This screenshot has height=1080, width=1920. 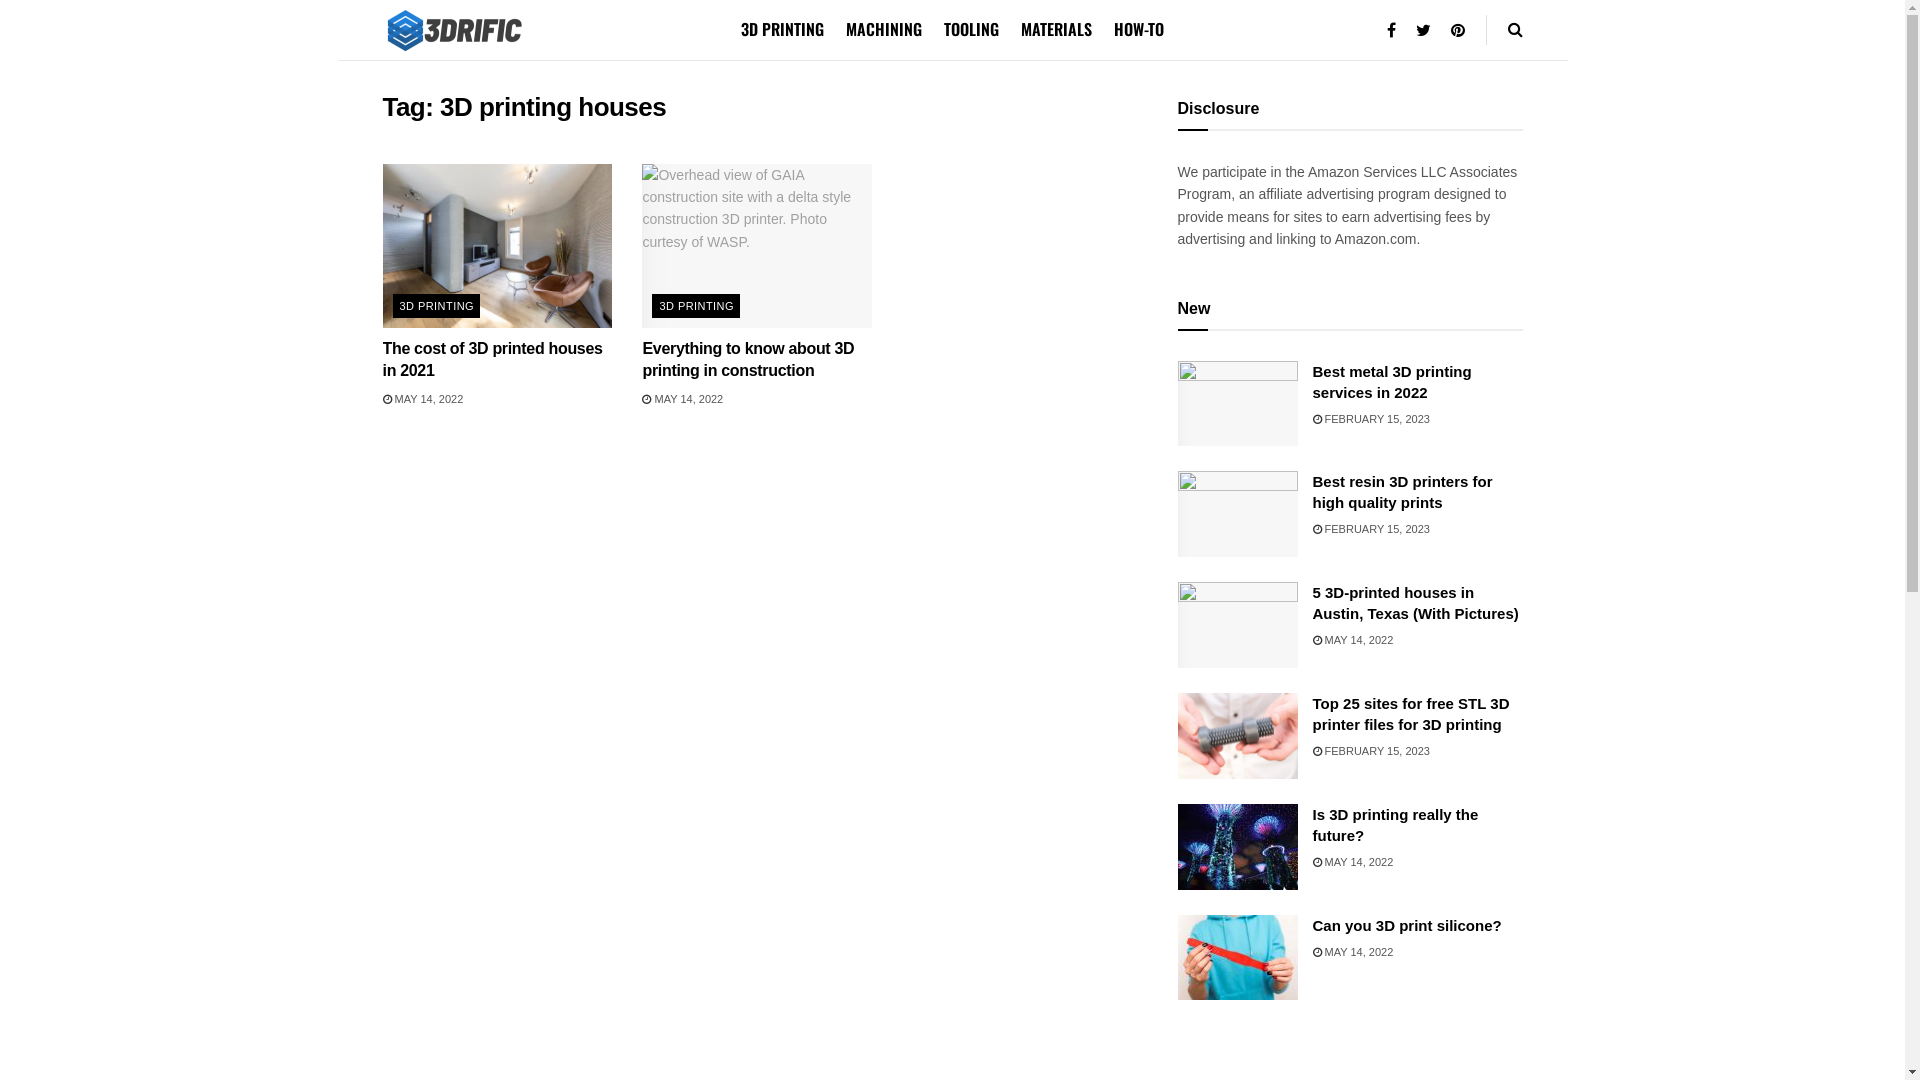 I want to click on 'HOW-TO', so click(x=1138, y=29).